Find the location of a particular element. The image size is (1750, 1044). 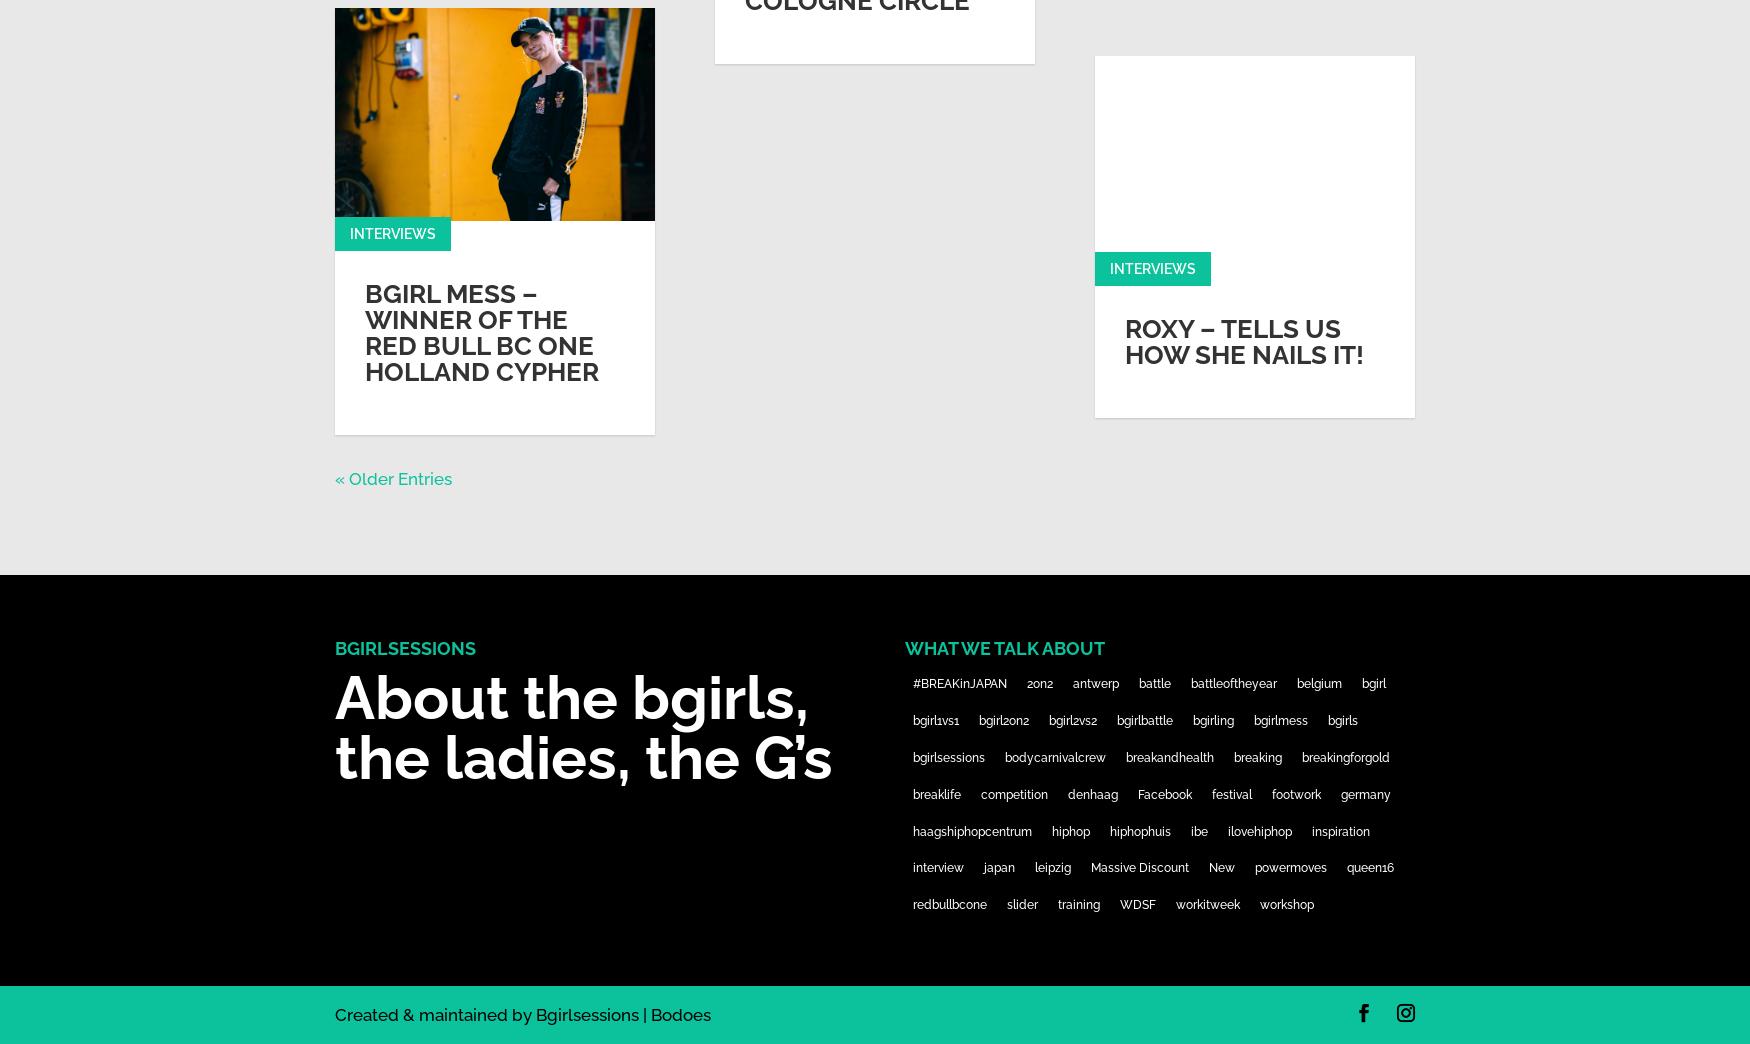

'footwork' is located at coordinates (1294, 792).